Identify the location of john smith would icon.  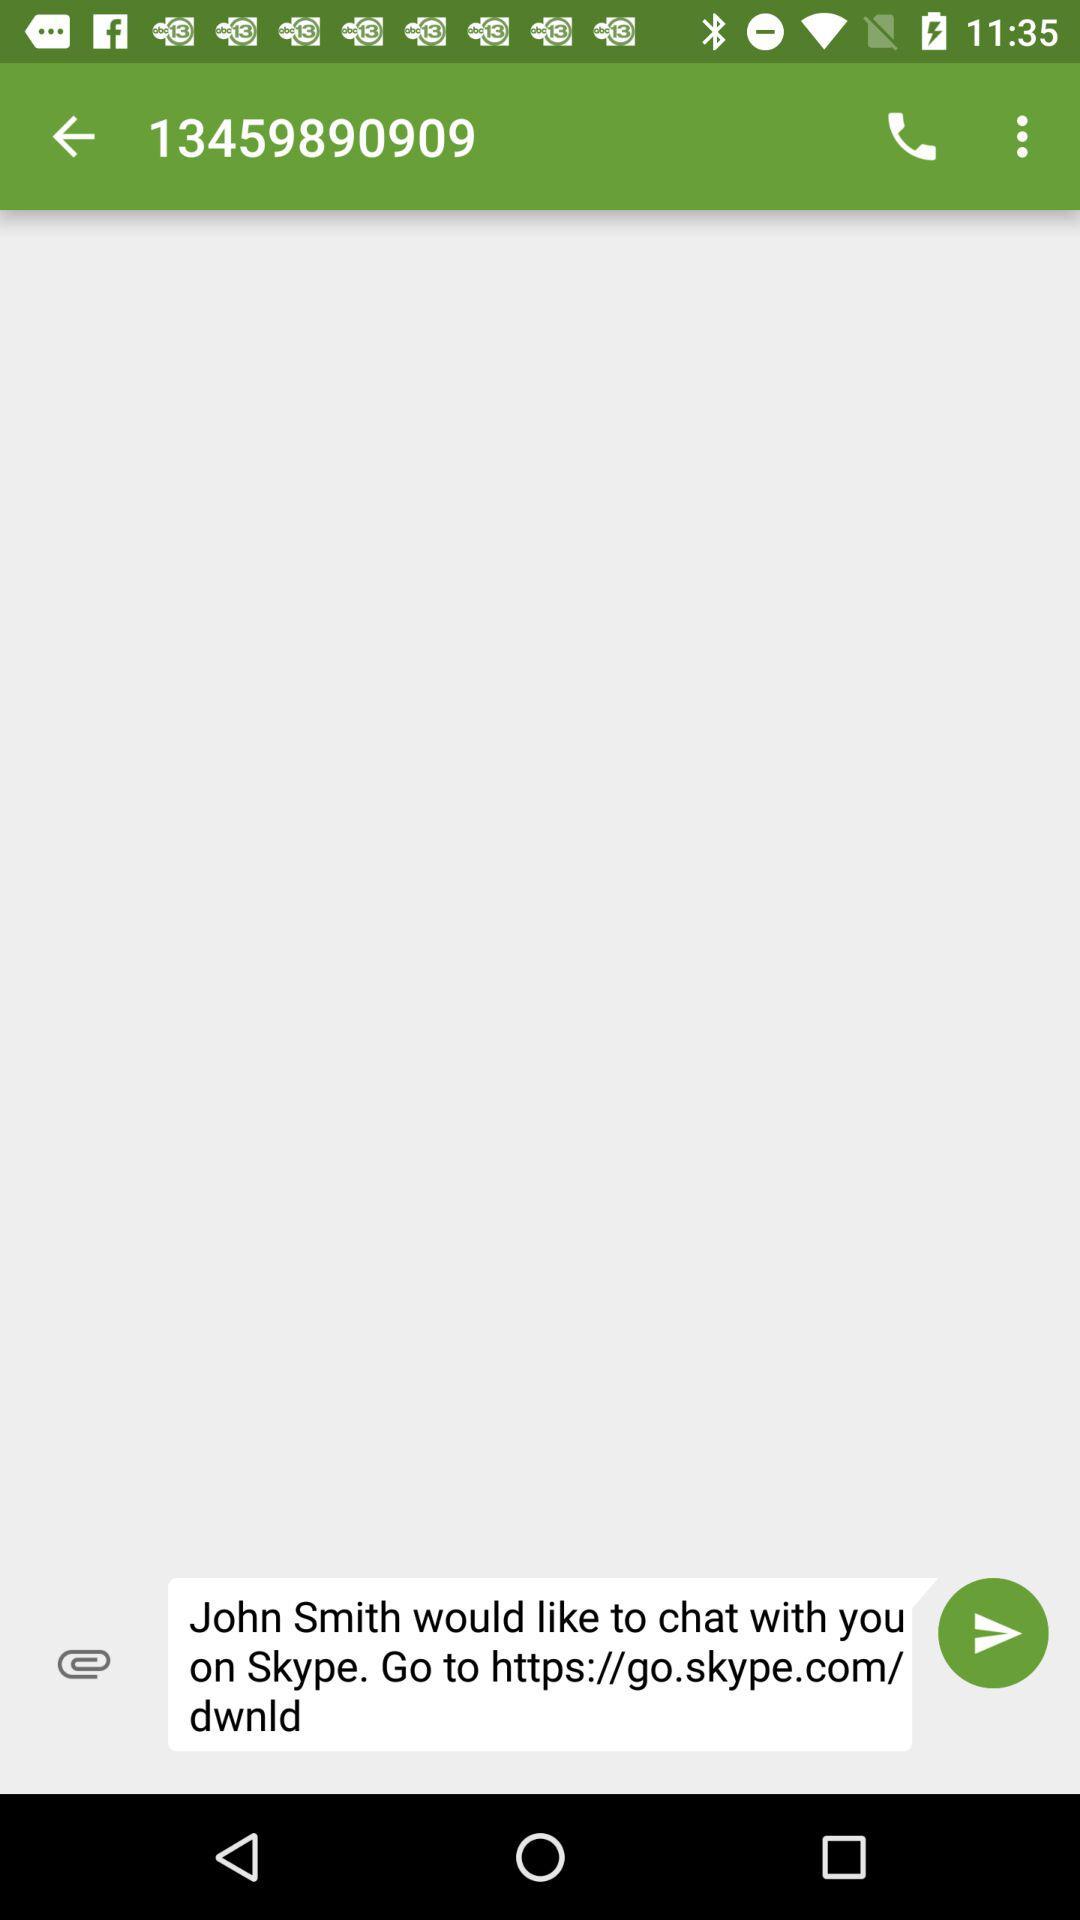
(553, 1664).